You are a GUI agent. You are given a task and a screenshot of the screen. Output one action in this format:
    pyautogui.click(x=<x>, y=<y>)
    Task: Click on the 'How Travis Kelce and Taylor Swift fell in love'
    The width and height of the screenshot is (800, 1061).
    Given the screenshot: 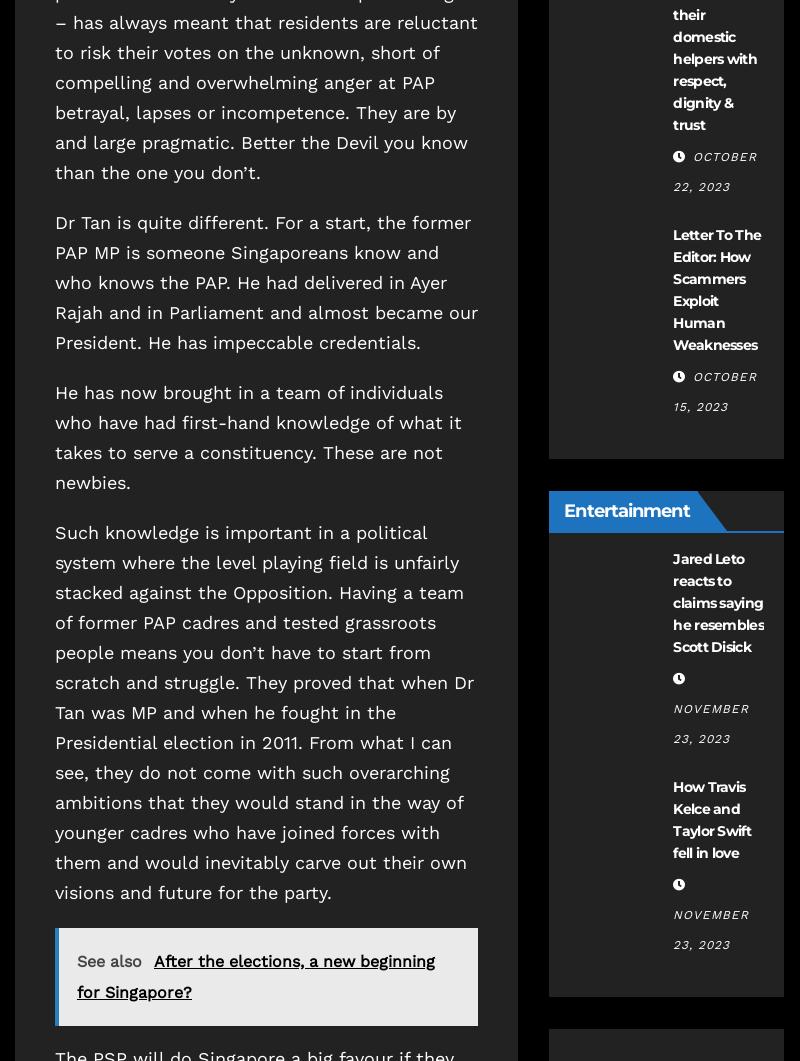 What is the action you would take?
    pyautogui.click(x=673, y=820)
    